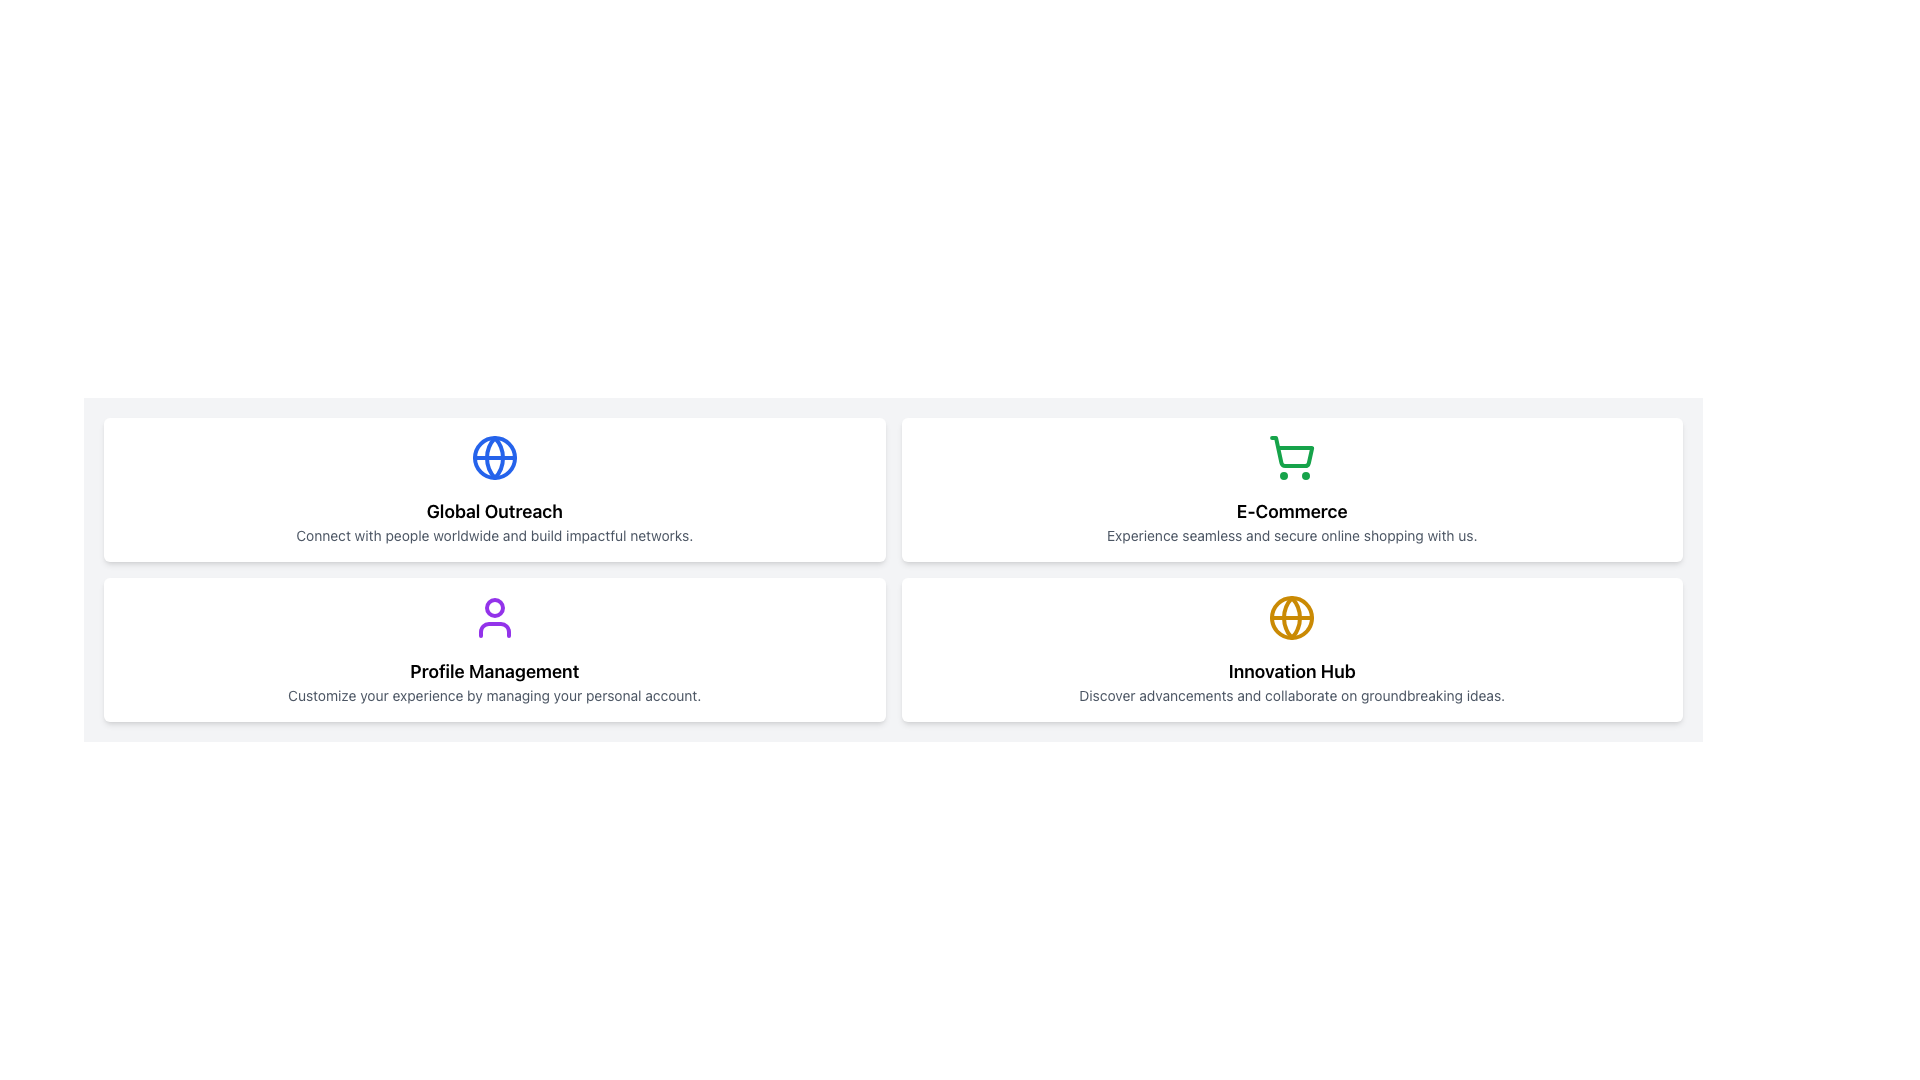 Image resolution: width=1920 pixels, height=1080 pixels. Describe the element at coordinates (1292, 489) in the screenshot. I see `the informational card featuring a green shopping cart icon and the text 'E-Commerce', located in the top-right corner of the 2x2 grid layout` at that location.